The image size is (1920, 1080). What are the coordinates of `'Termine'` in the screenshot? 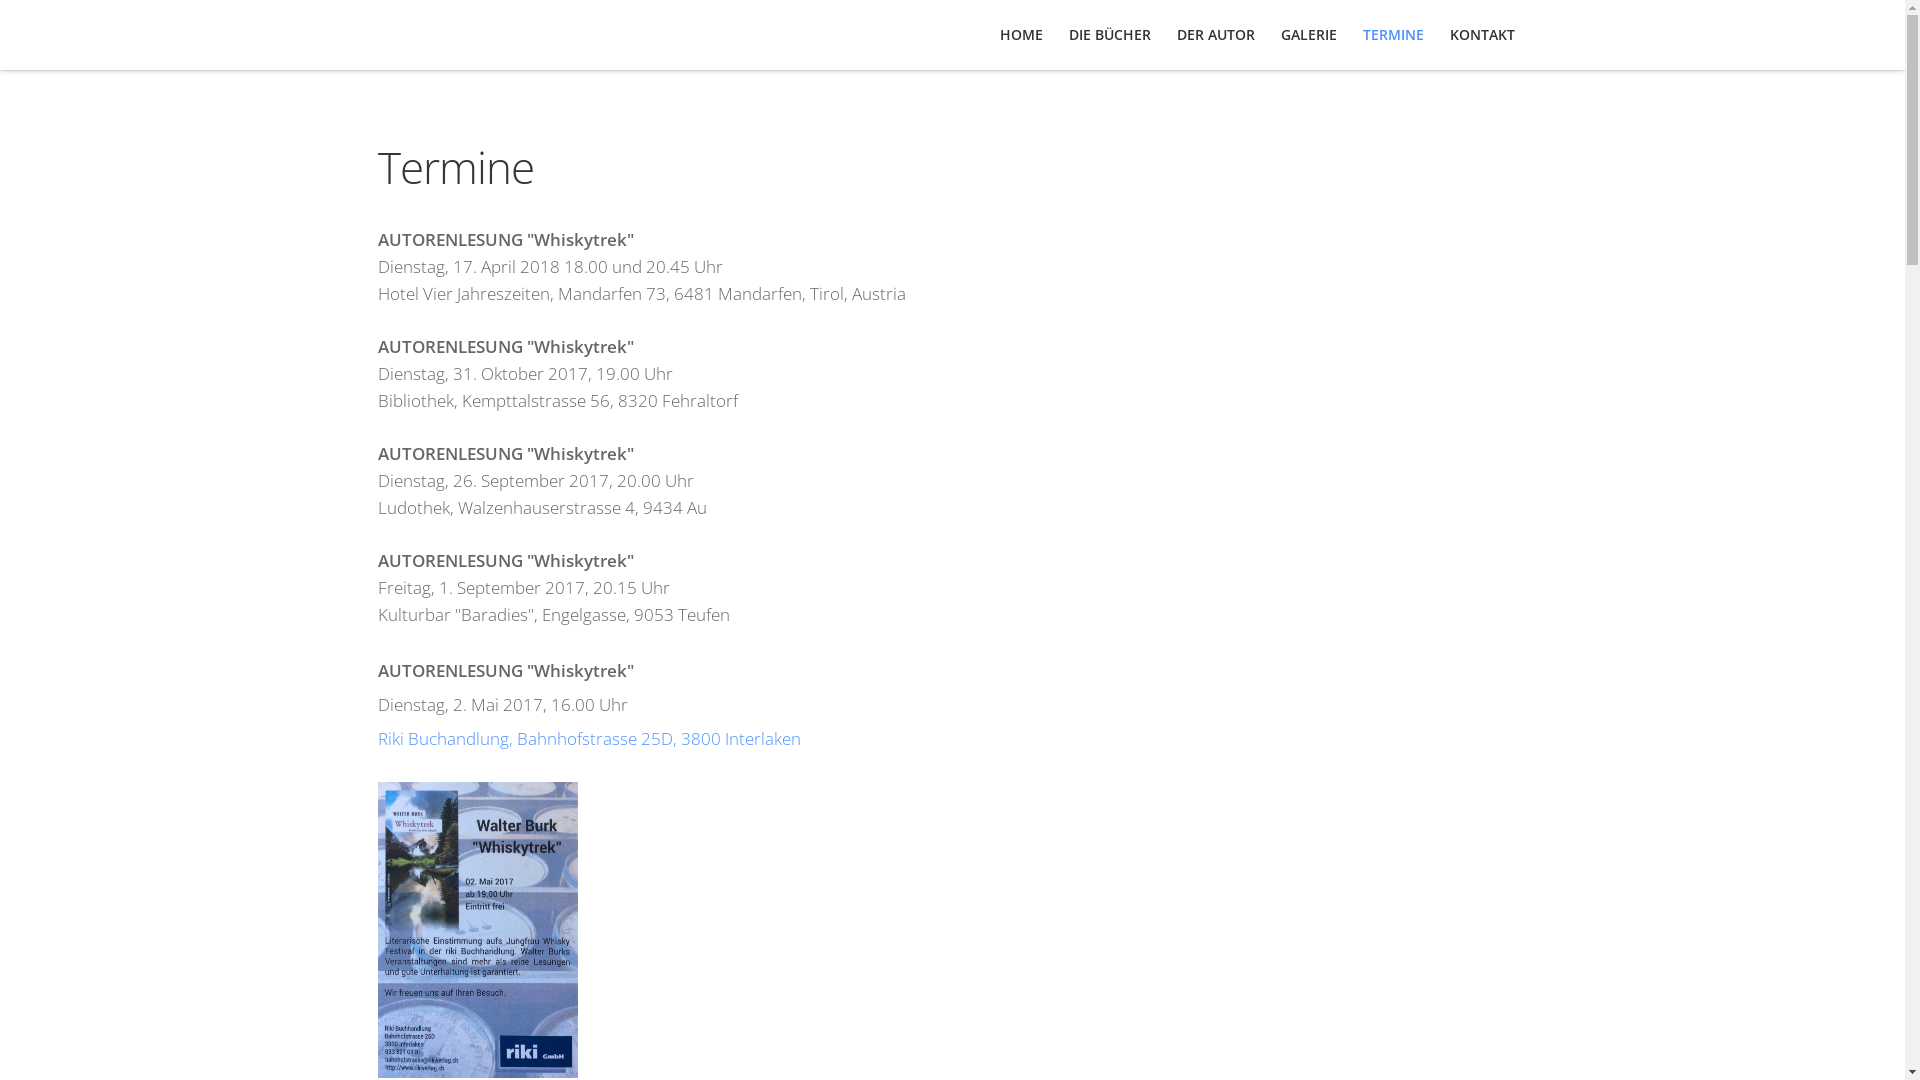 It's located at (378, 165).